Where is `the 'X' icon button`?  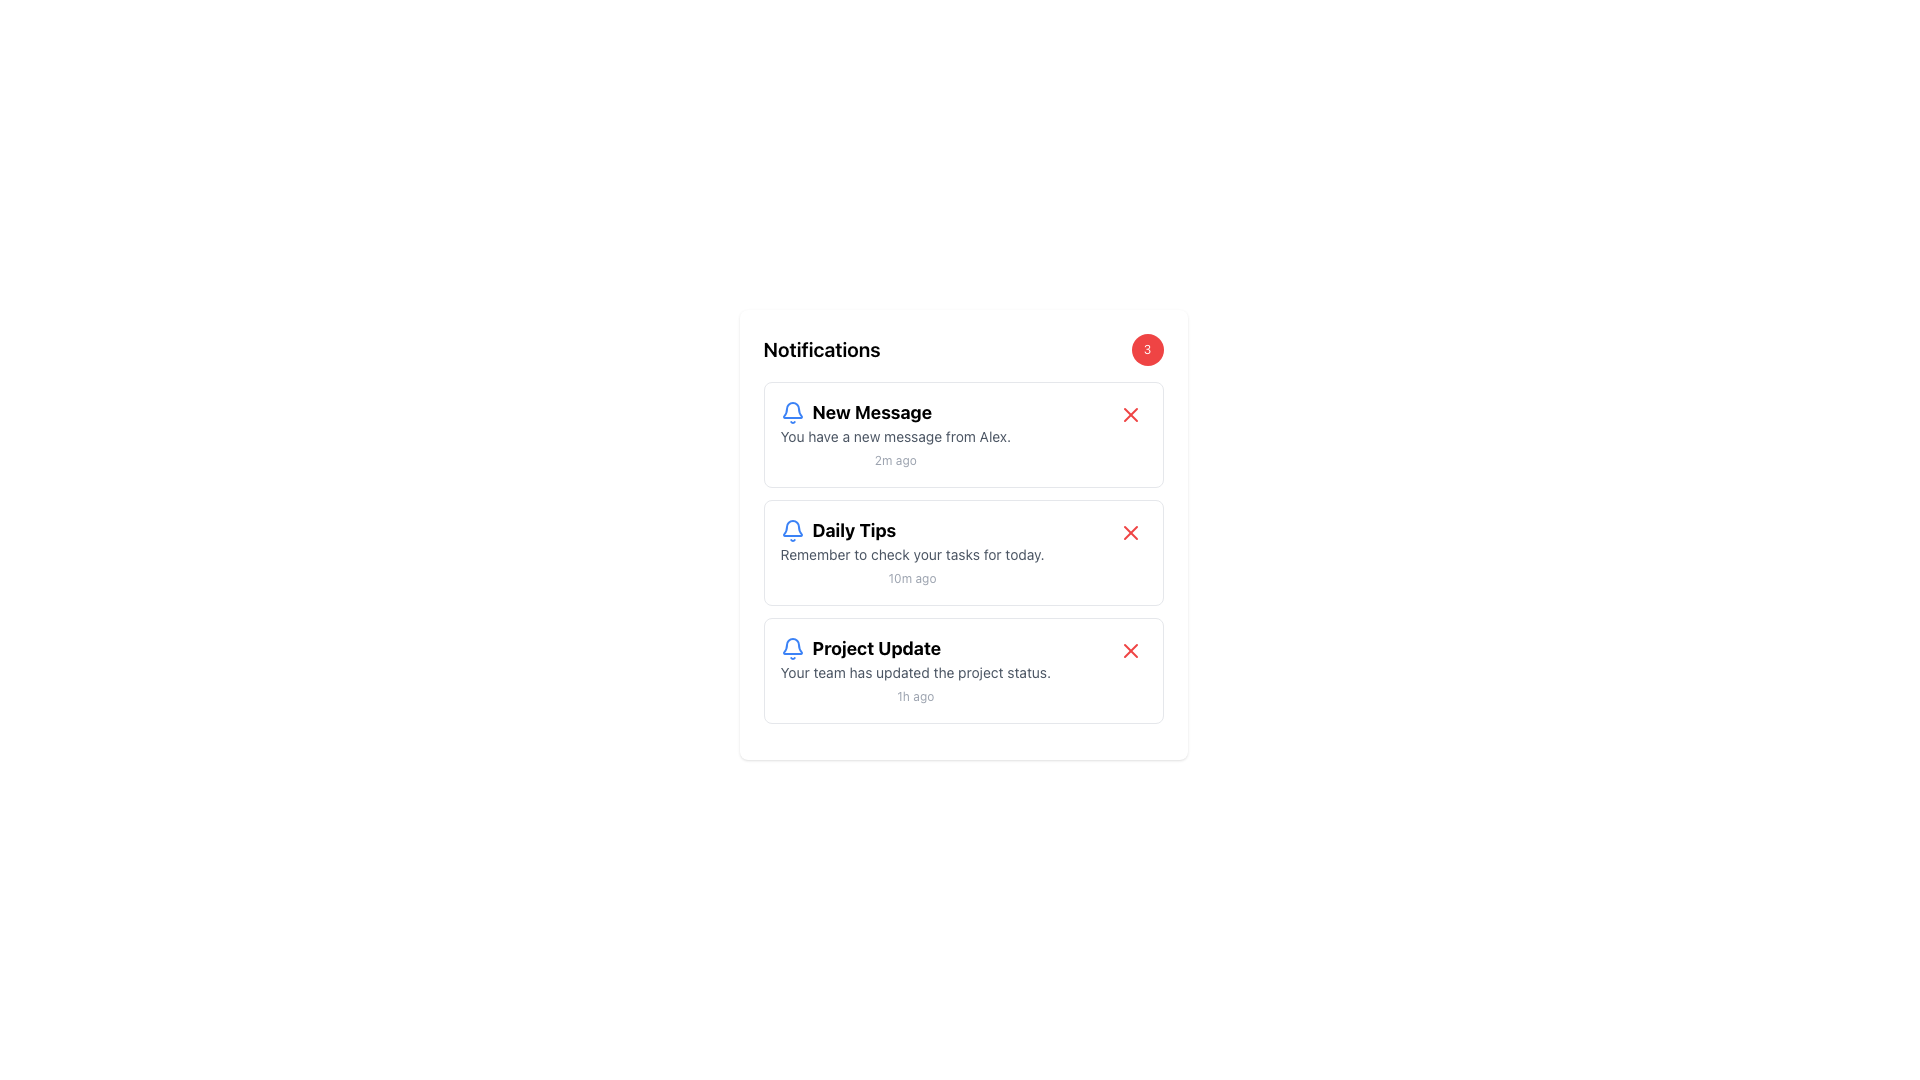 the 'X' icon button is located at coordinates (1130, 414).